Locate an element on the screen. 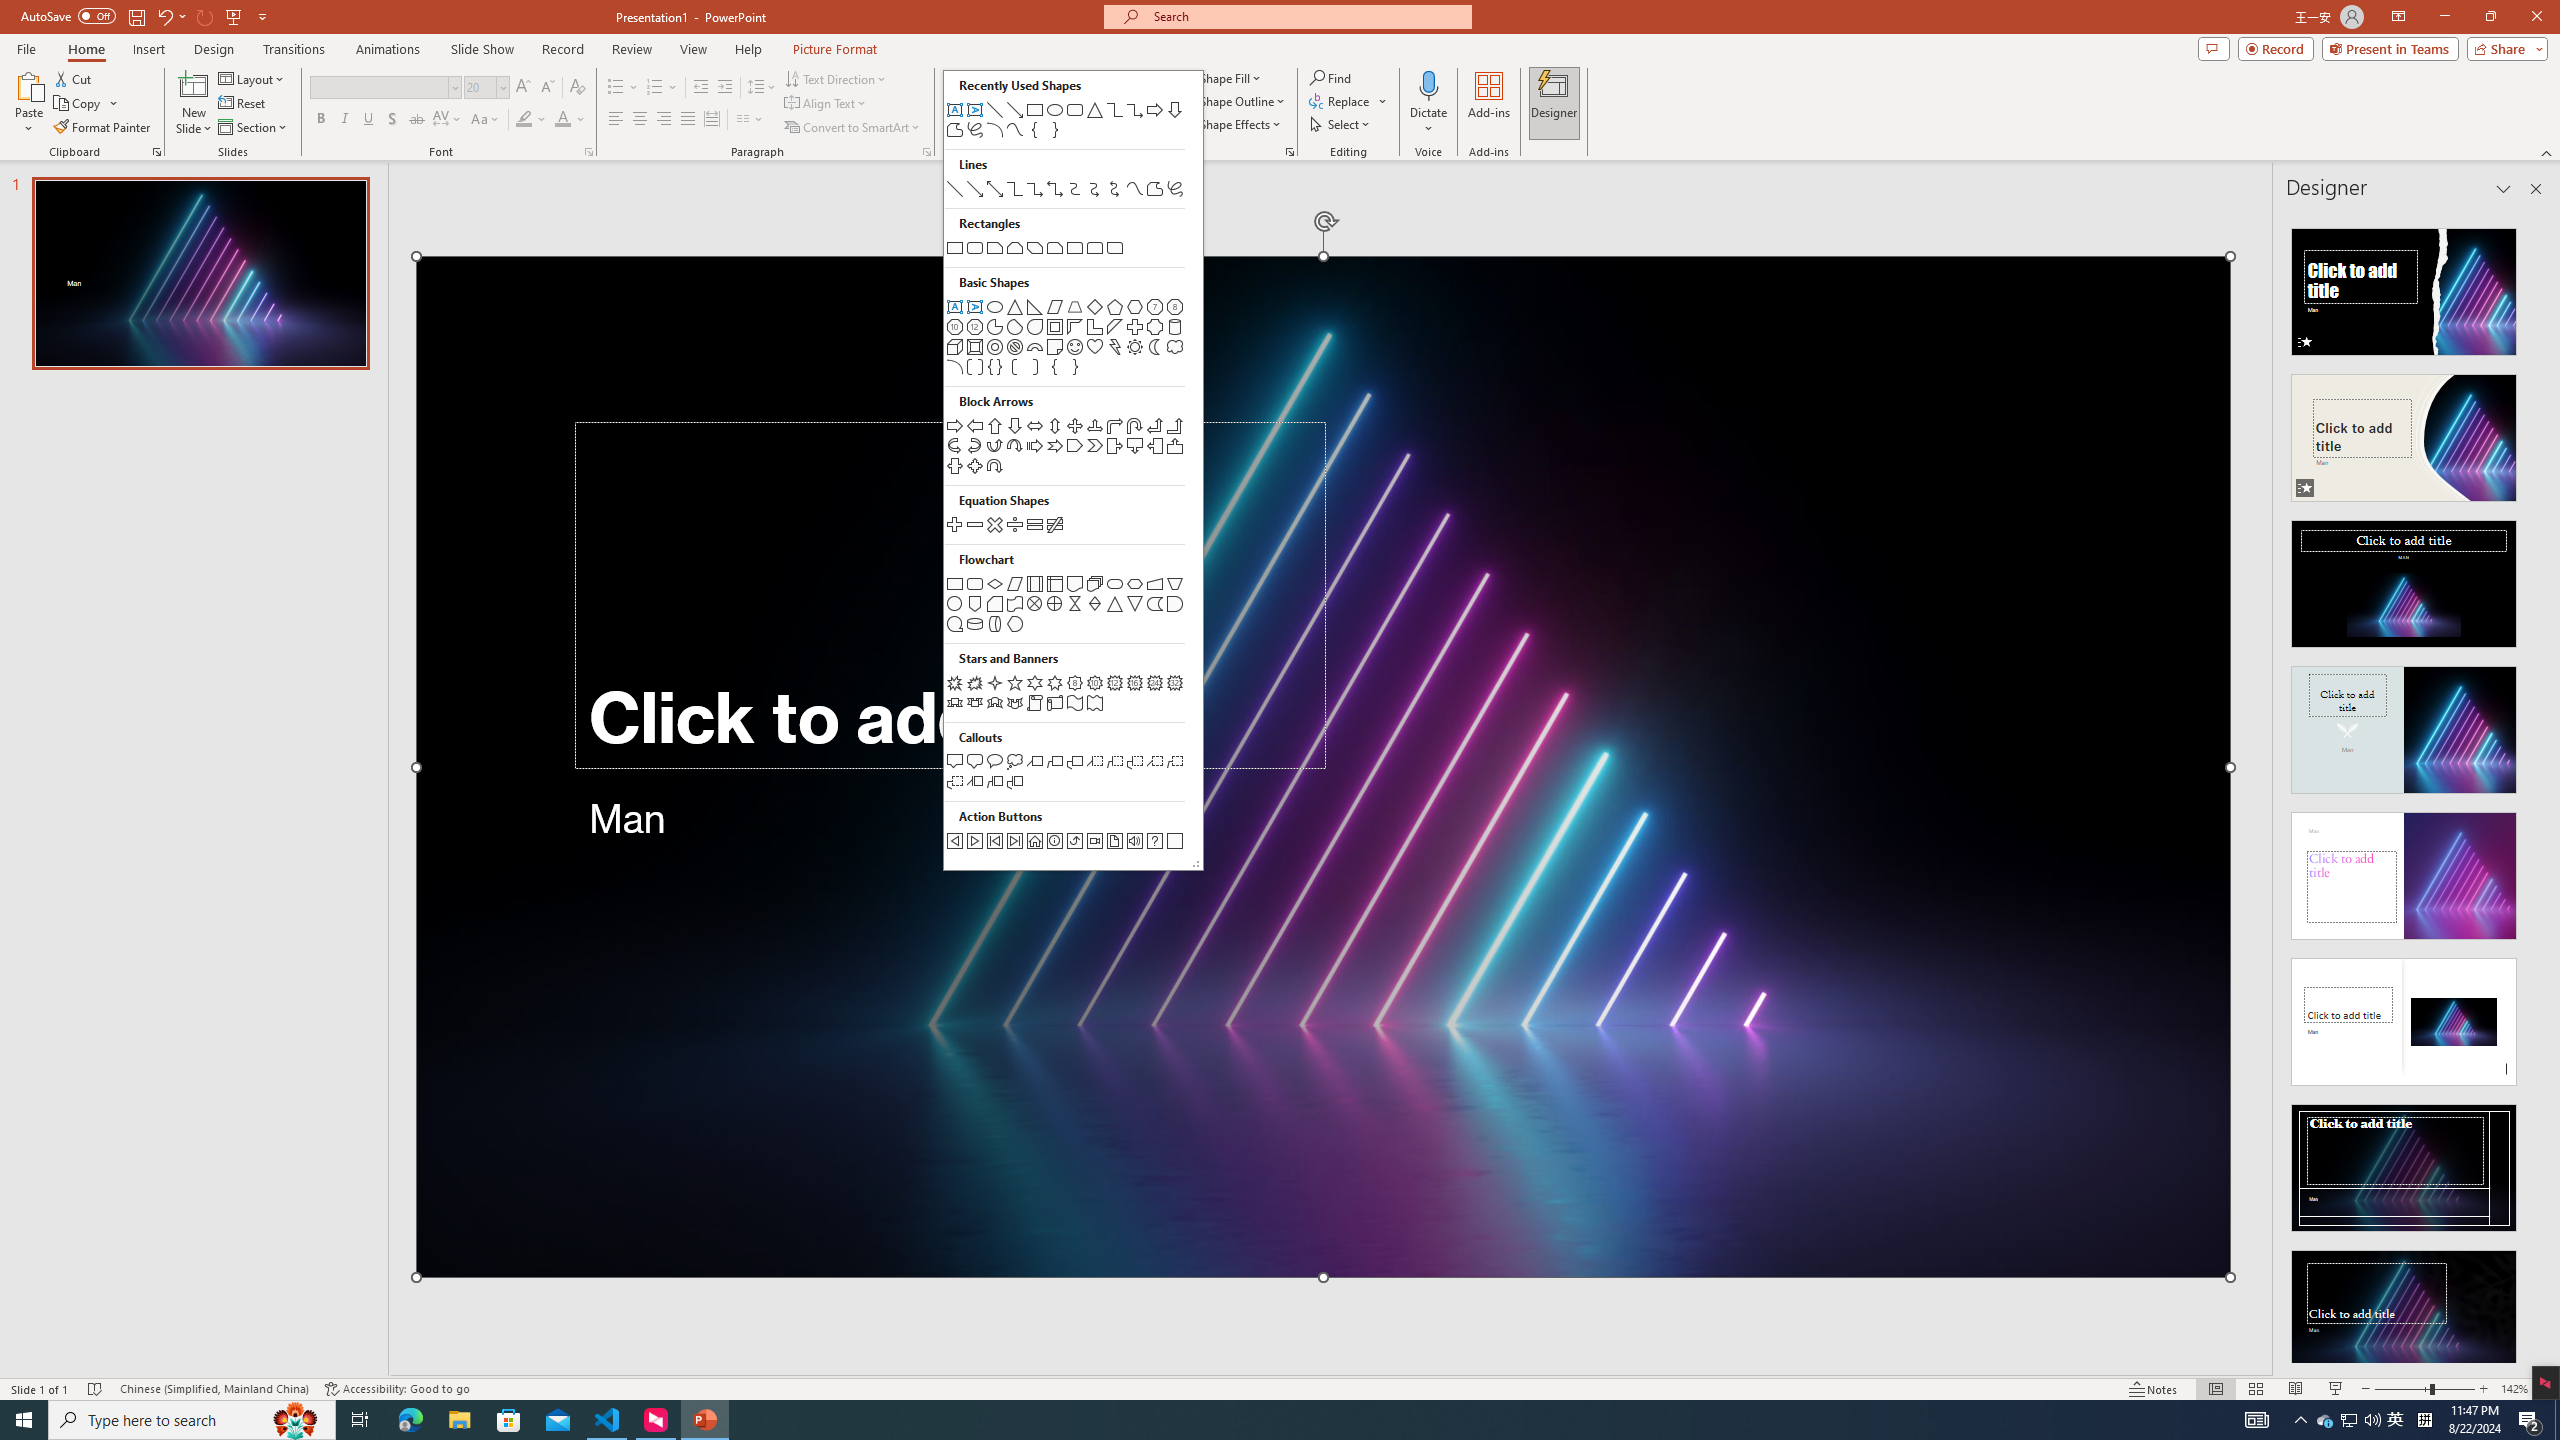 Image resolution: width=2560 pixels, height=1440 pixels. 'Layout' is located at coordinates (252, 78).